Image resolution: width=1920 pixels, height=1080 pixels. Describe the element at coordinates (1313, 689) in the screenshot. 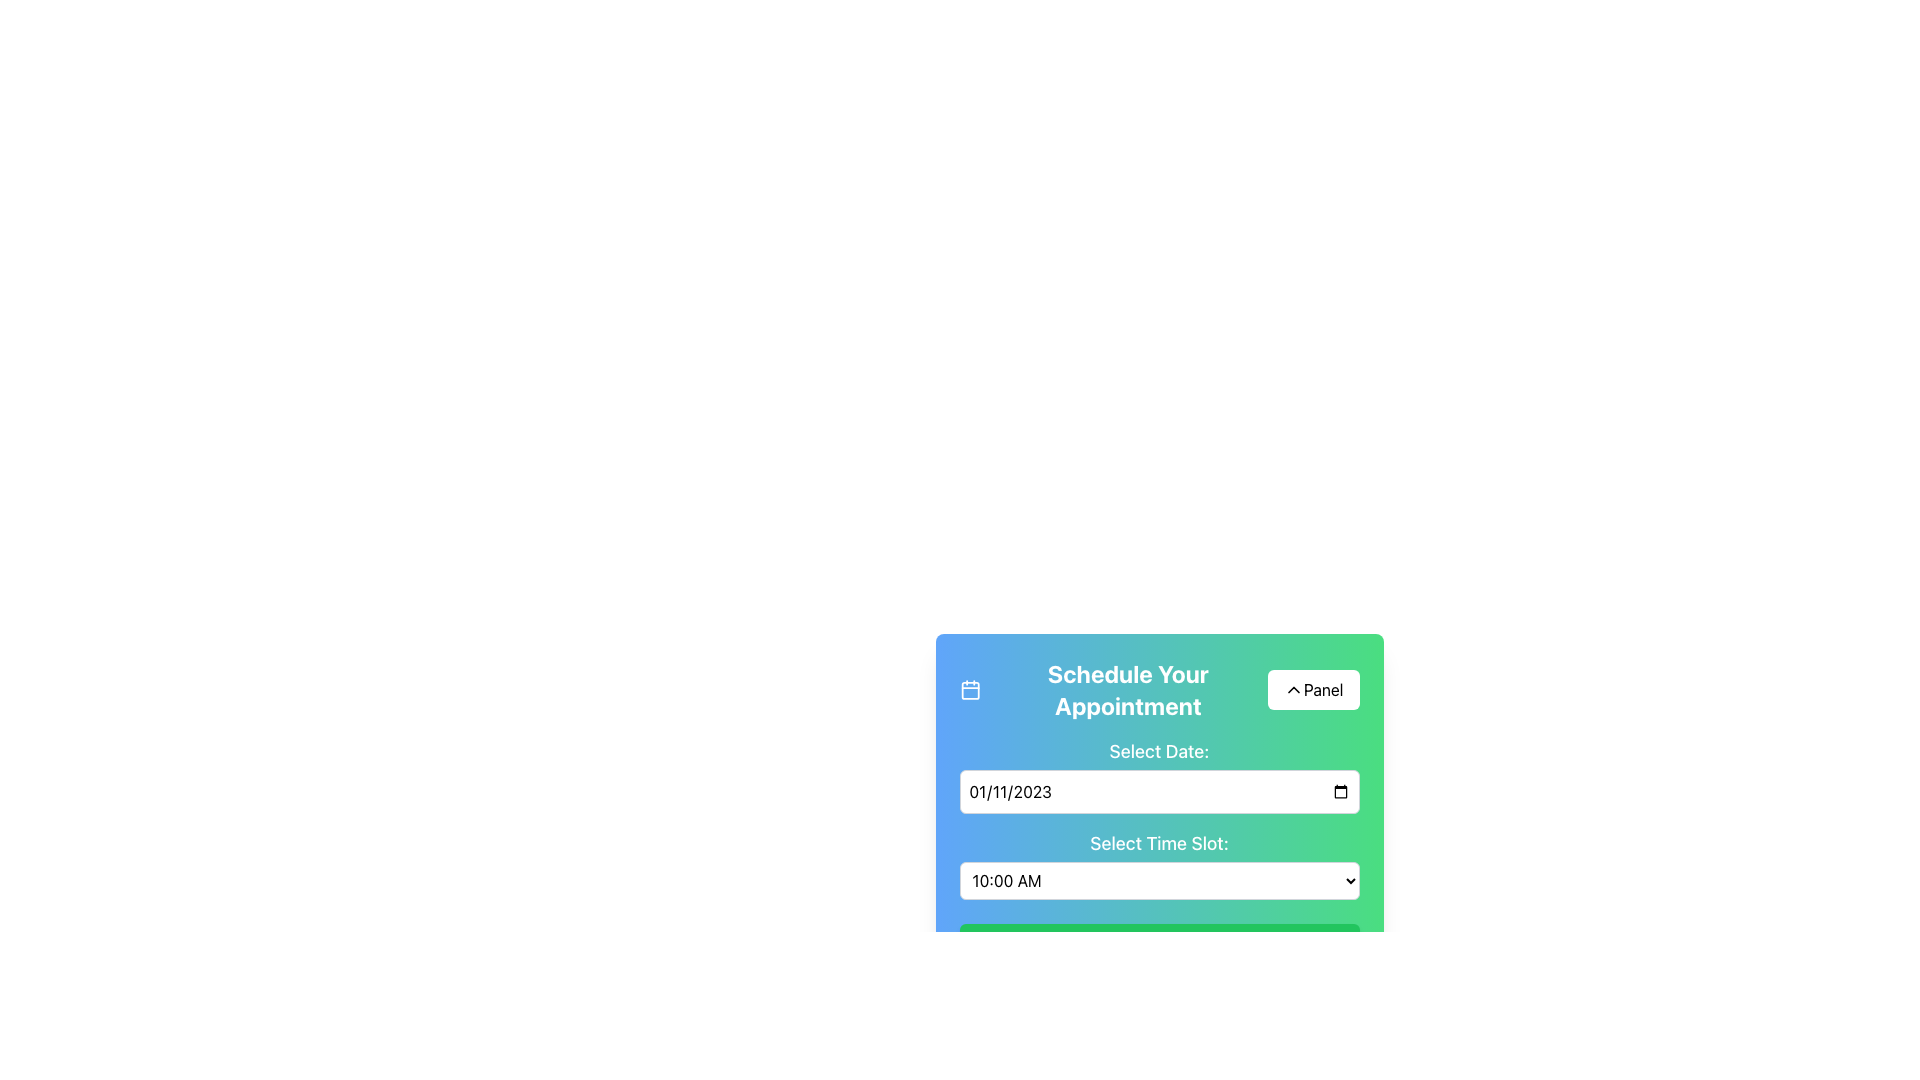

I see `the toggle button located at the top-right corner of the 'Schedule Your Appointment' section` at that location.